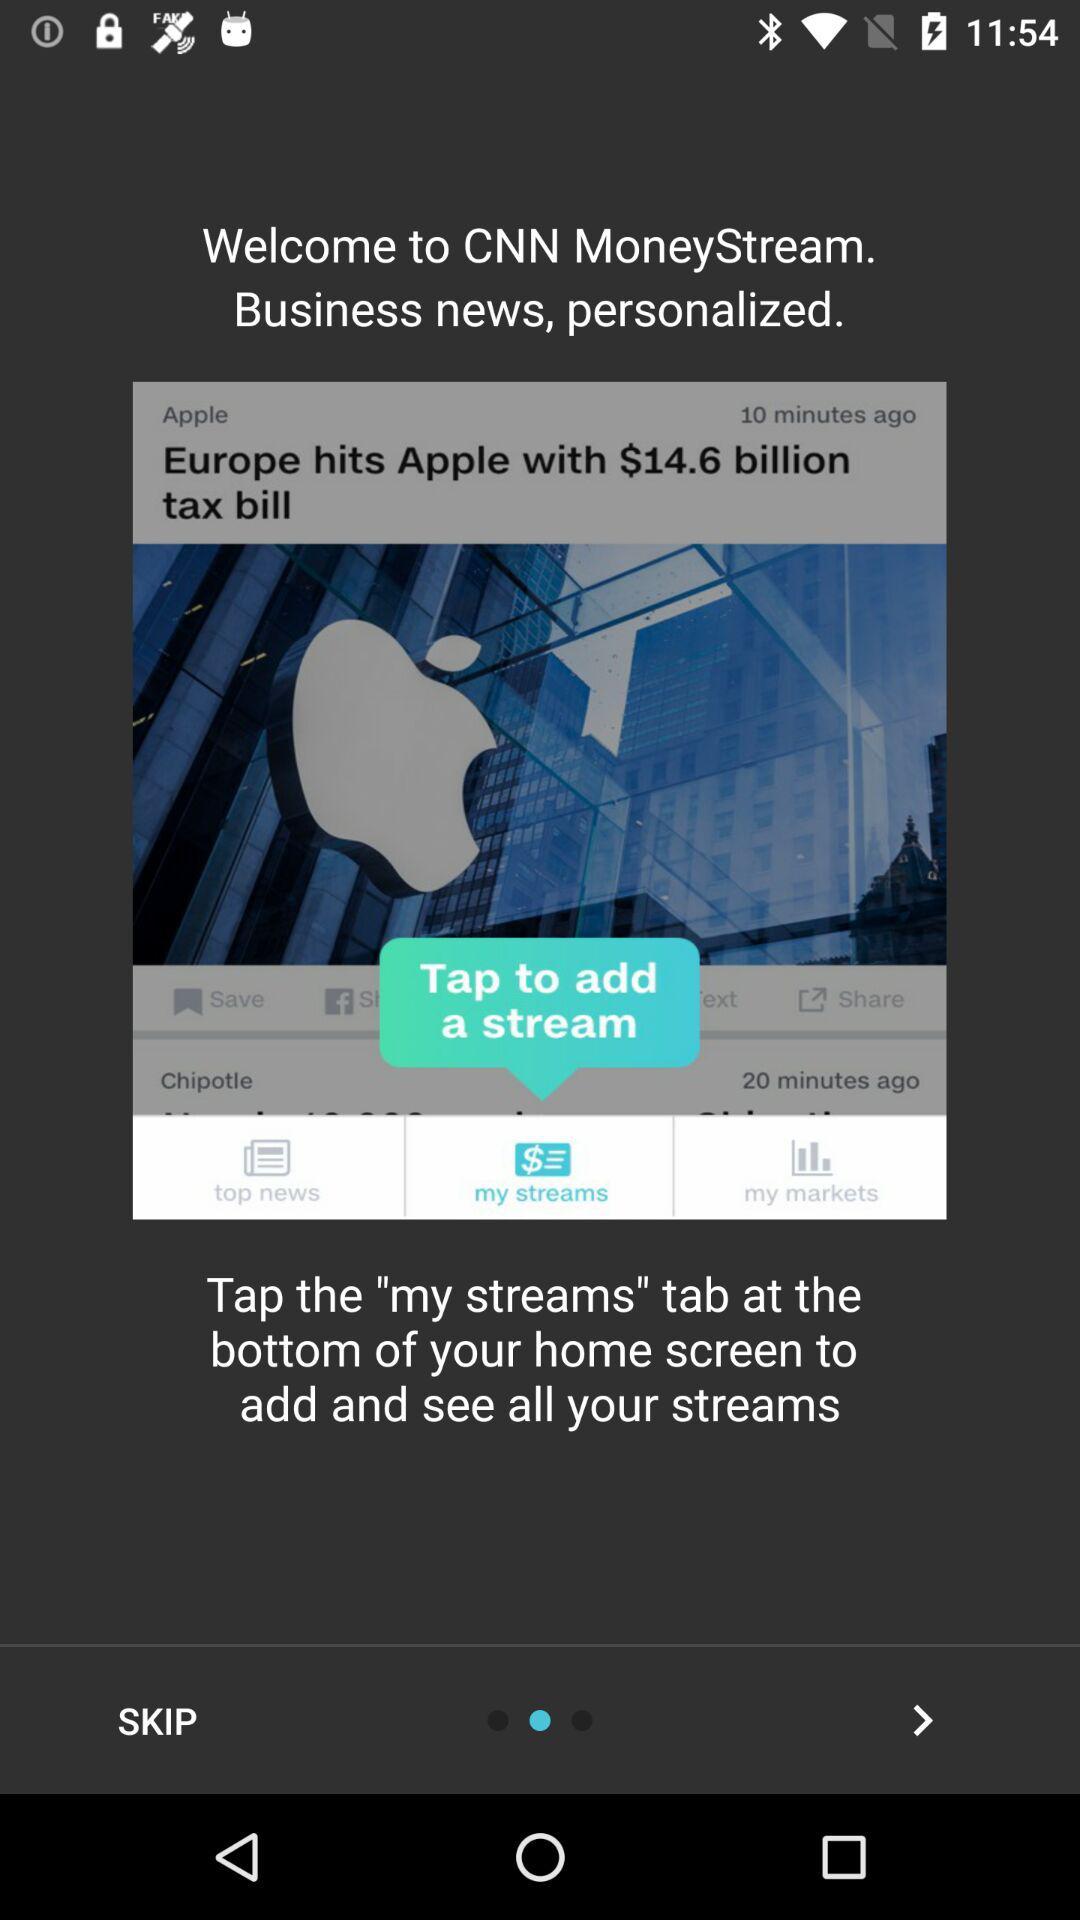 Image resolution: width=1080 pixels, height=1920 pixels. Describe the element at coordinates (582, 1719) in the screenshot. I see `pause` at that location.